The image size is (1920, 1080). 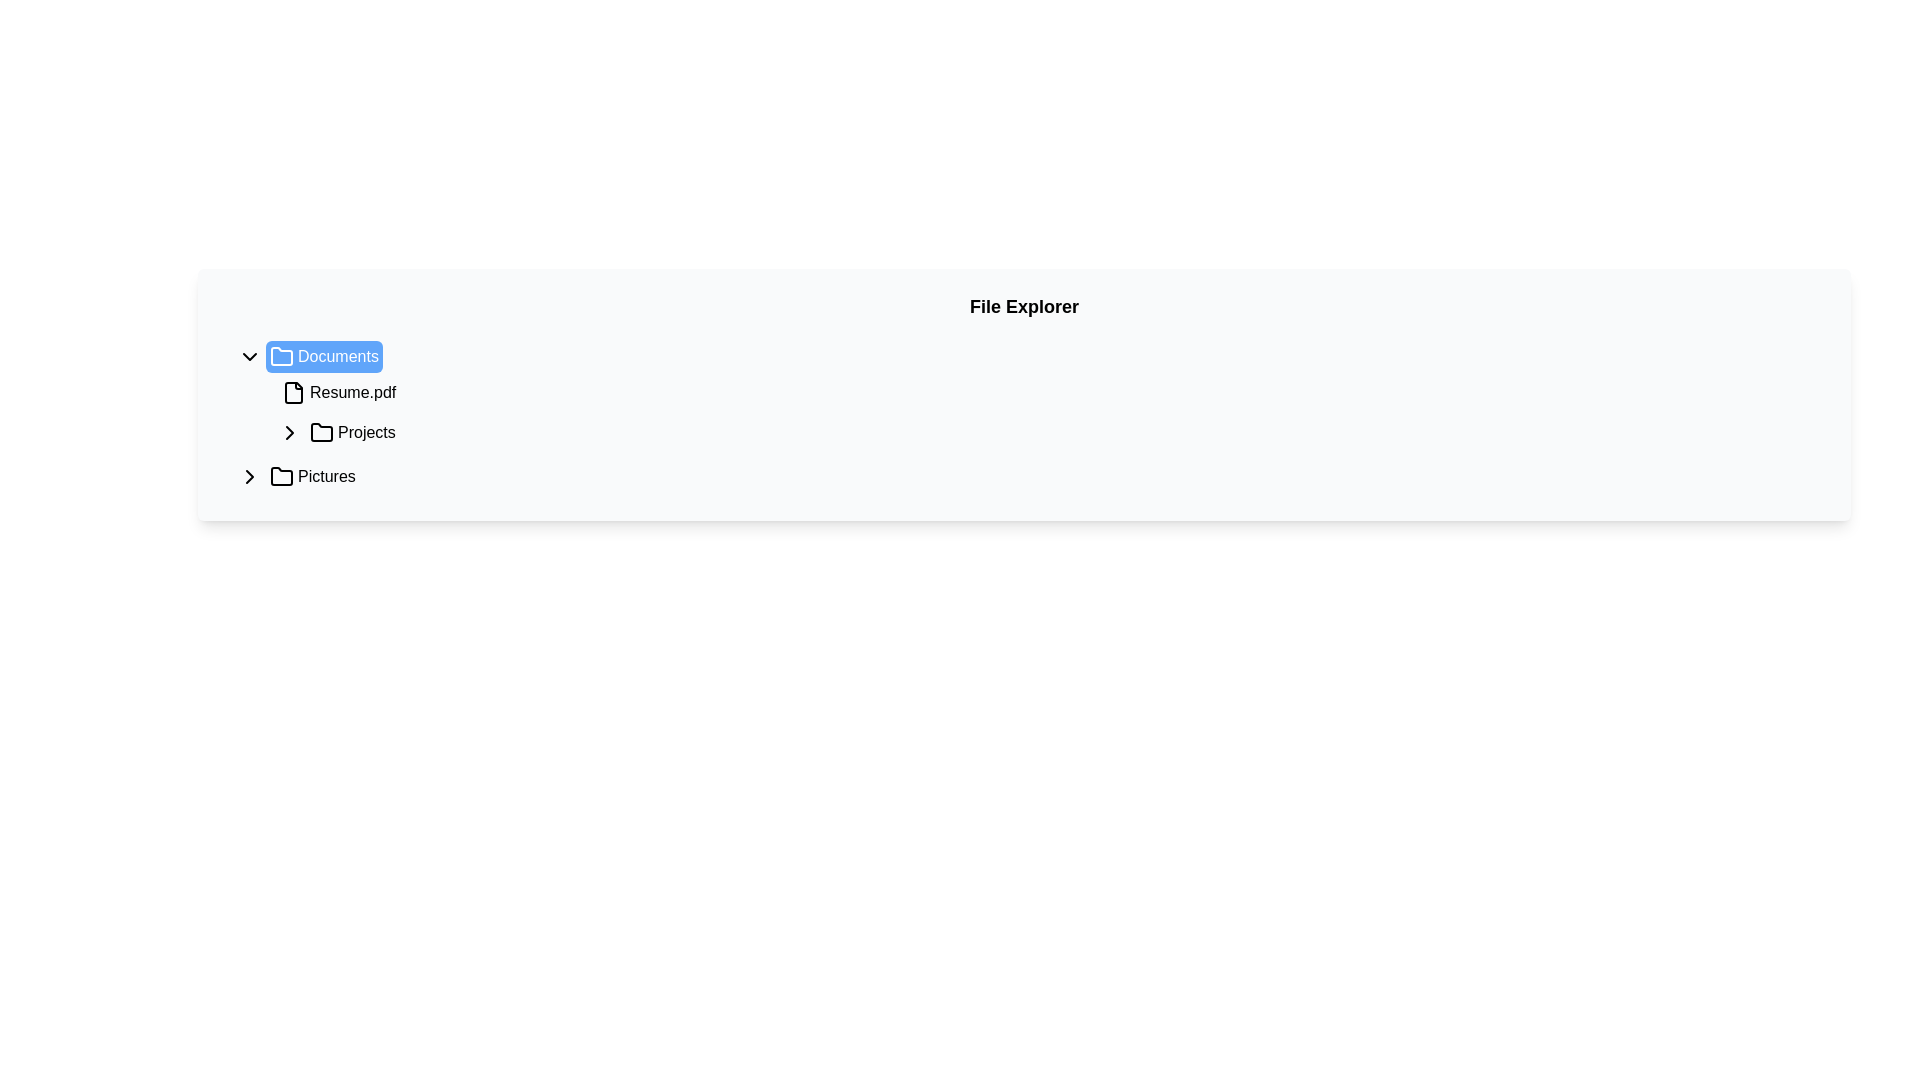 I want to click on the chevron-right SVG icon used for collapsing or expanding the 'Pictures' folder in the navigational file tree interface, so click(x=288, y=431).